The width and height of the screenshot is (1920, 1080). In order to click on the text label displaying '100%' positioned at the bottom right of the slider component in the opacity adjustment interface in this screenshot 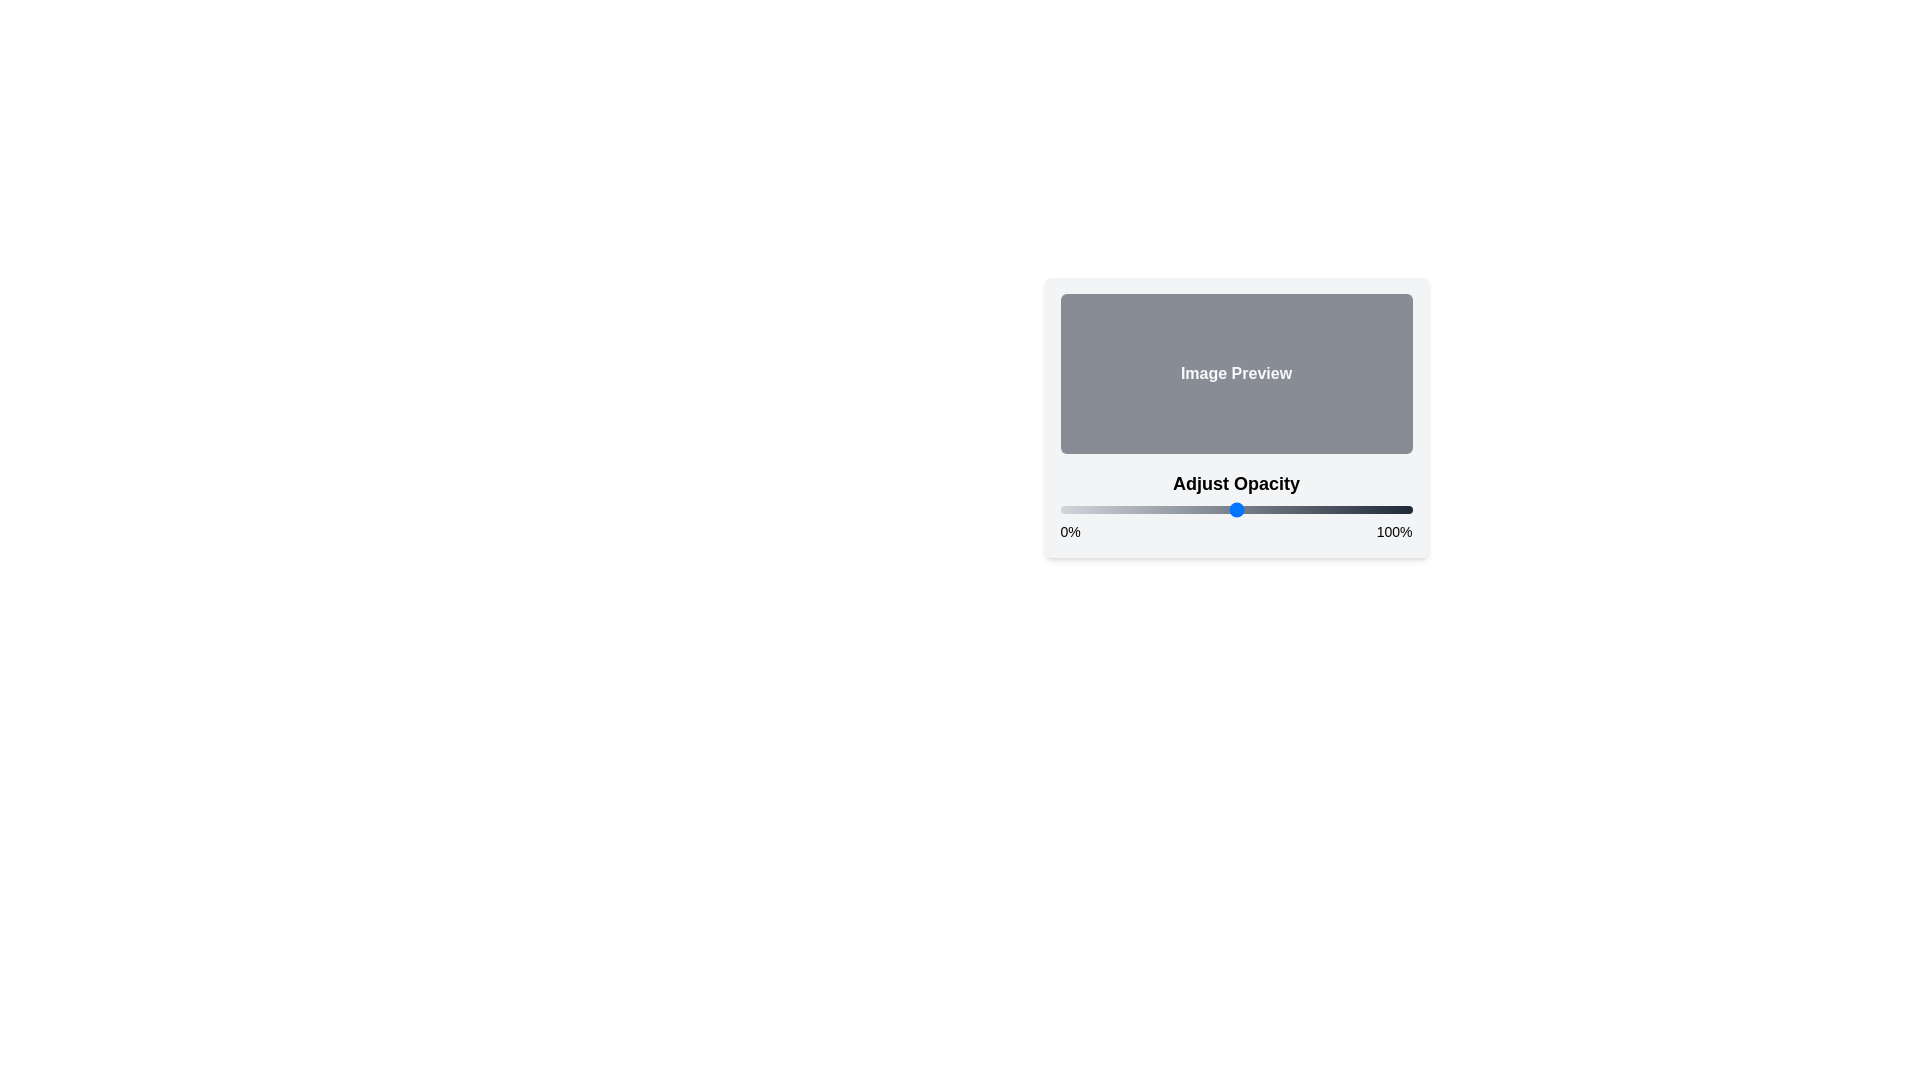, I will do `click(1393, 531)`.